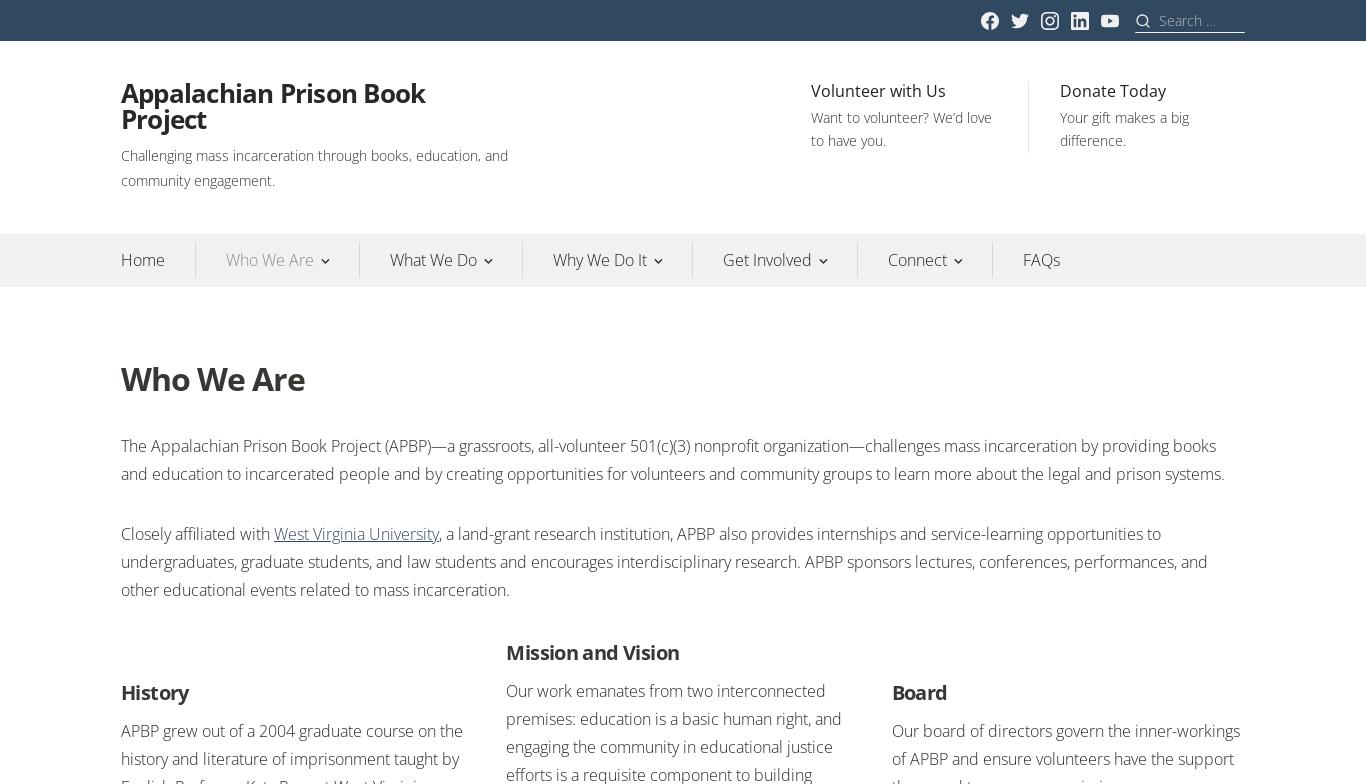 This screenshot has width=1366, height=784. What do you see at coordinates (767, 259) in the screenshot?
I see `'Get Involved'` at bounding box center [767, 259].